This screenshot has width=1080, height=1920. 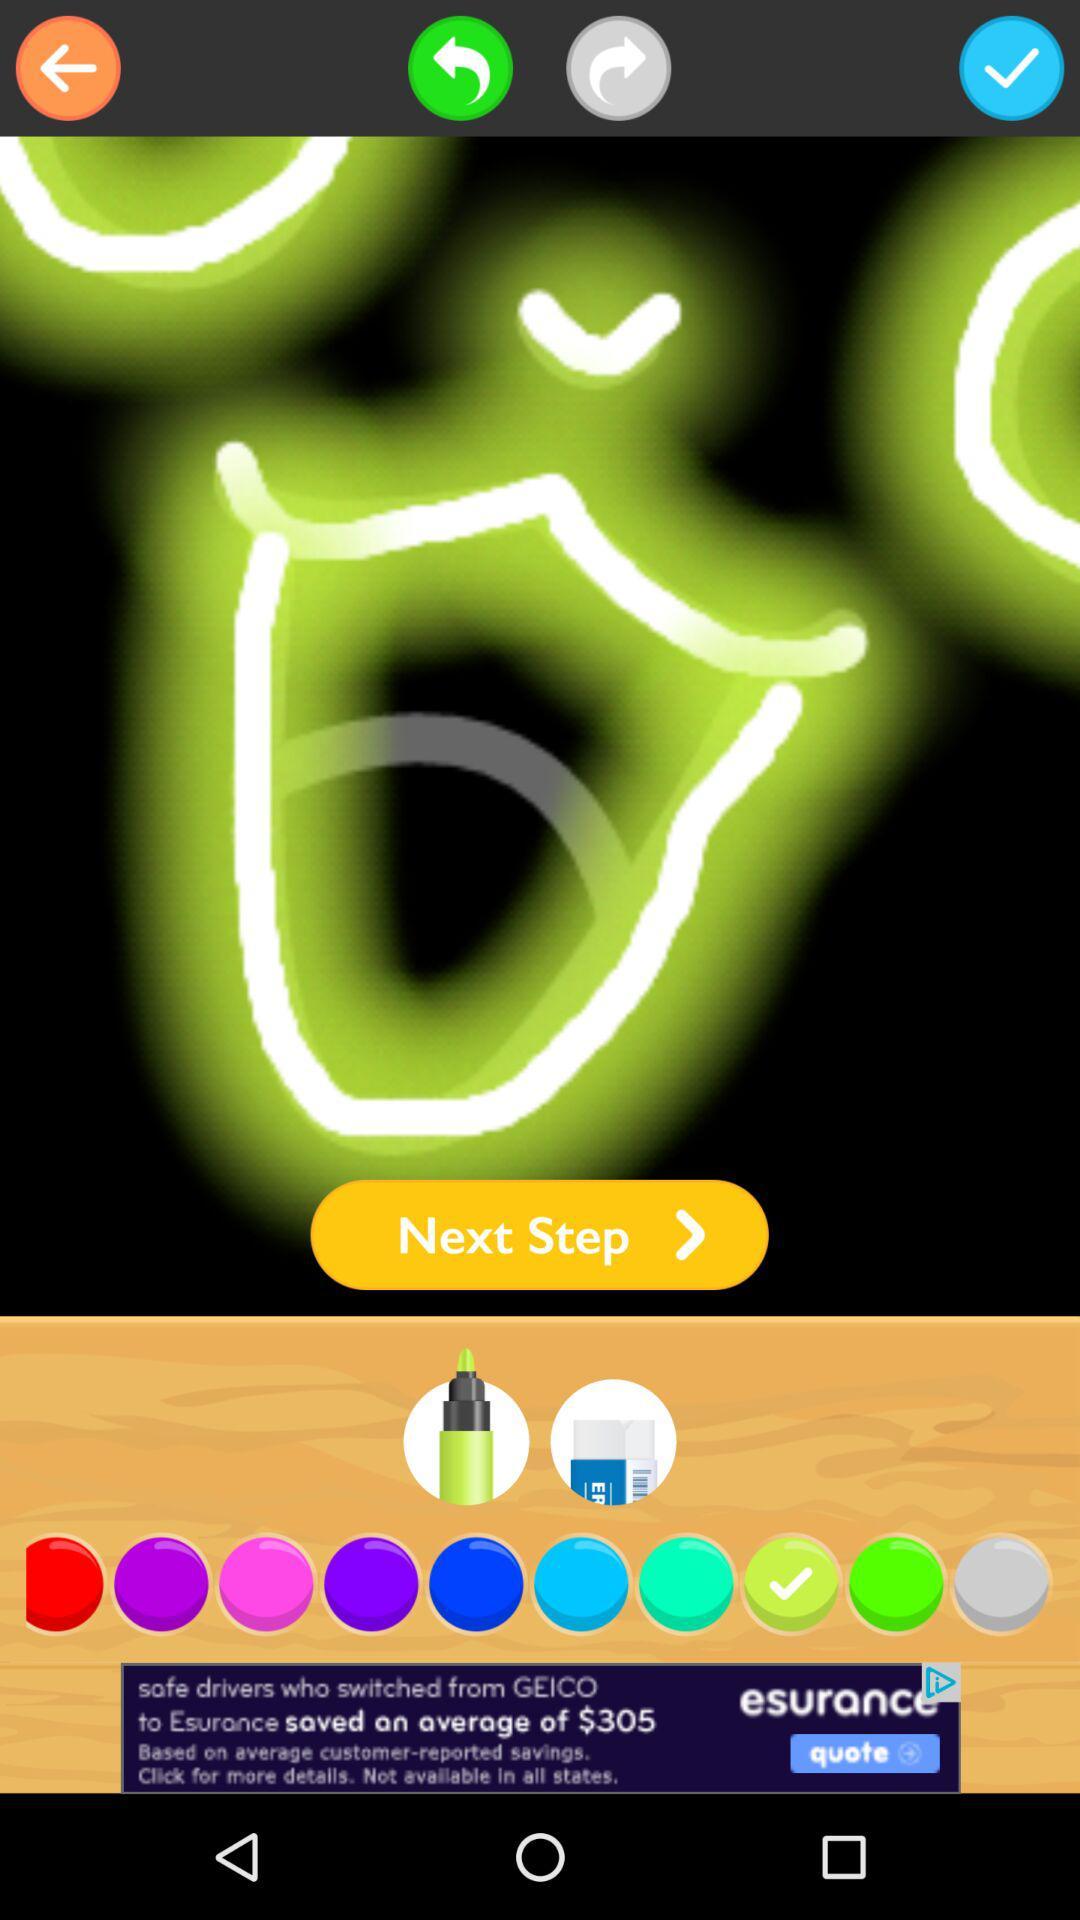 What do you see at coordinates (1011, 68) in the screenshot?
I see `the check icon` at bounding box center [1011, 68].